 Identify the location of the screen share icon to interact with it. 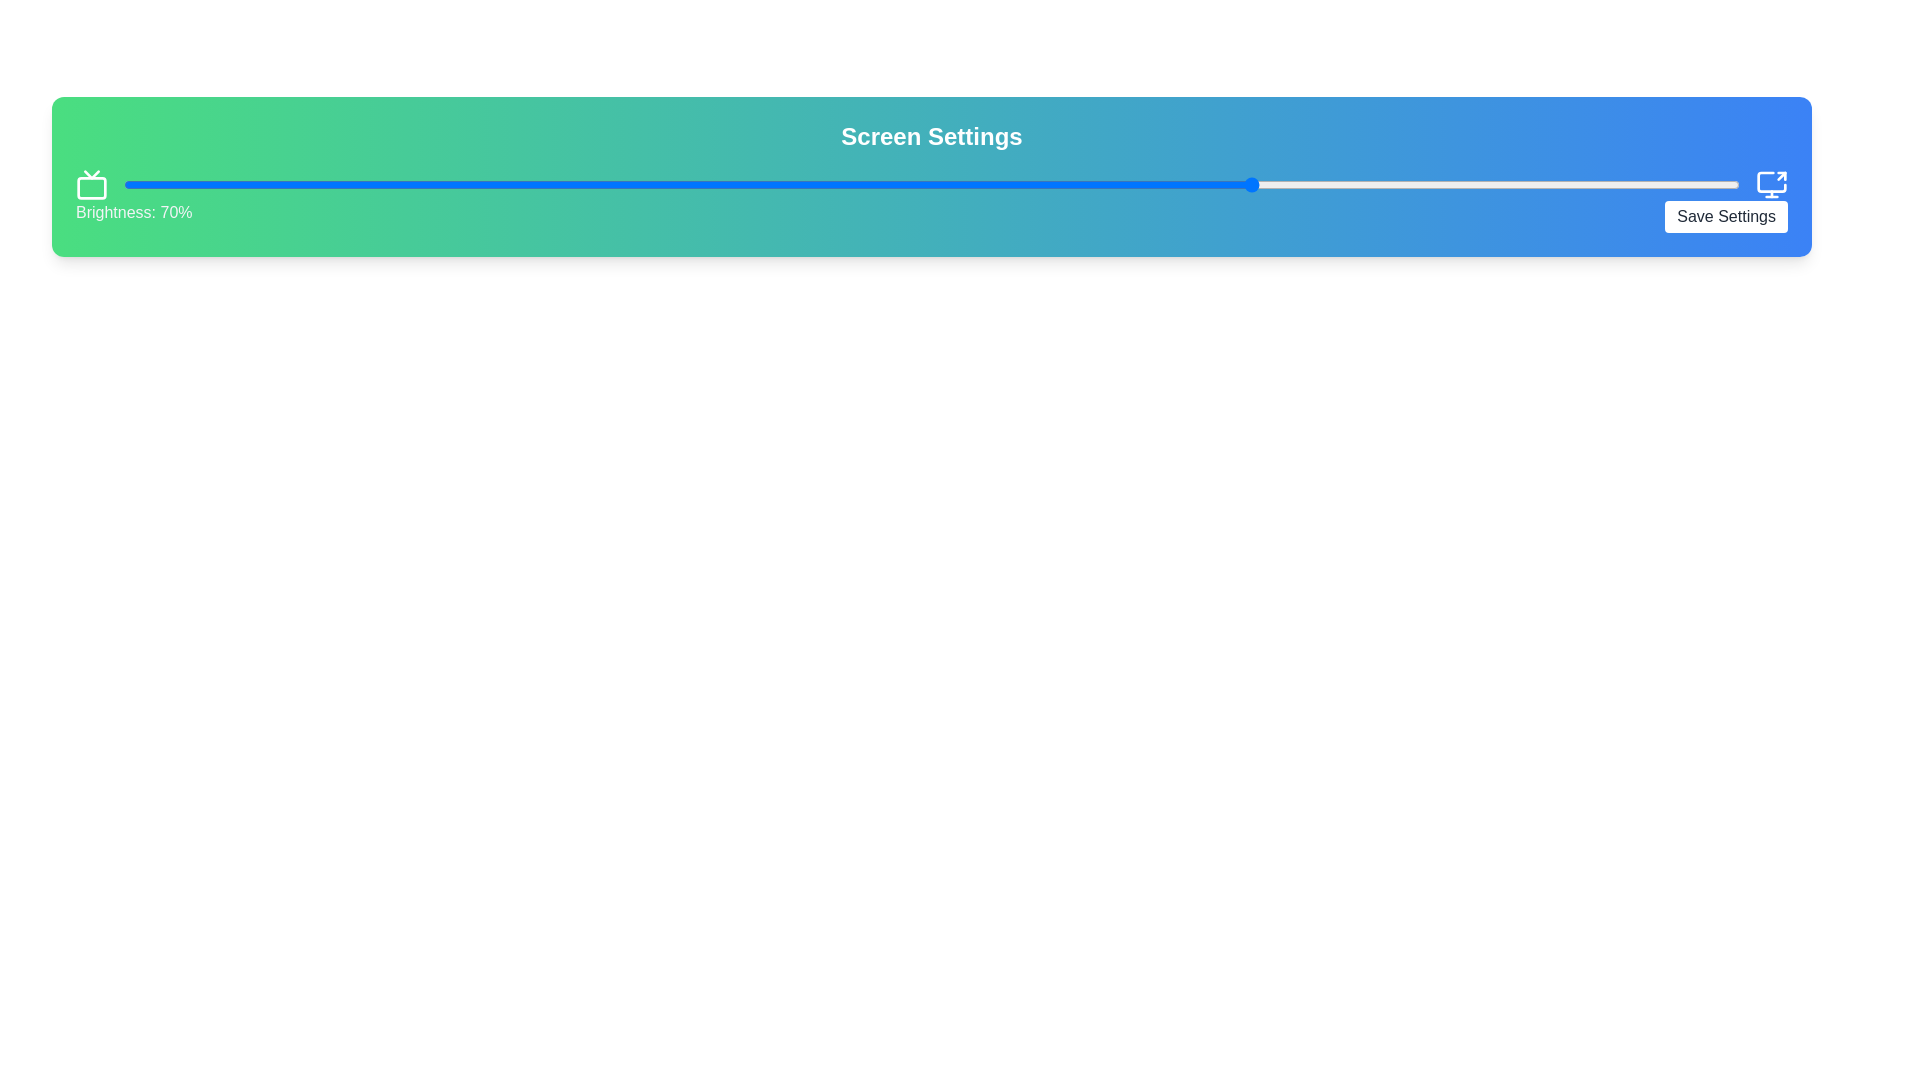
(1771, 185).